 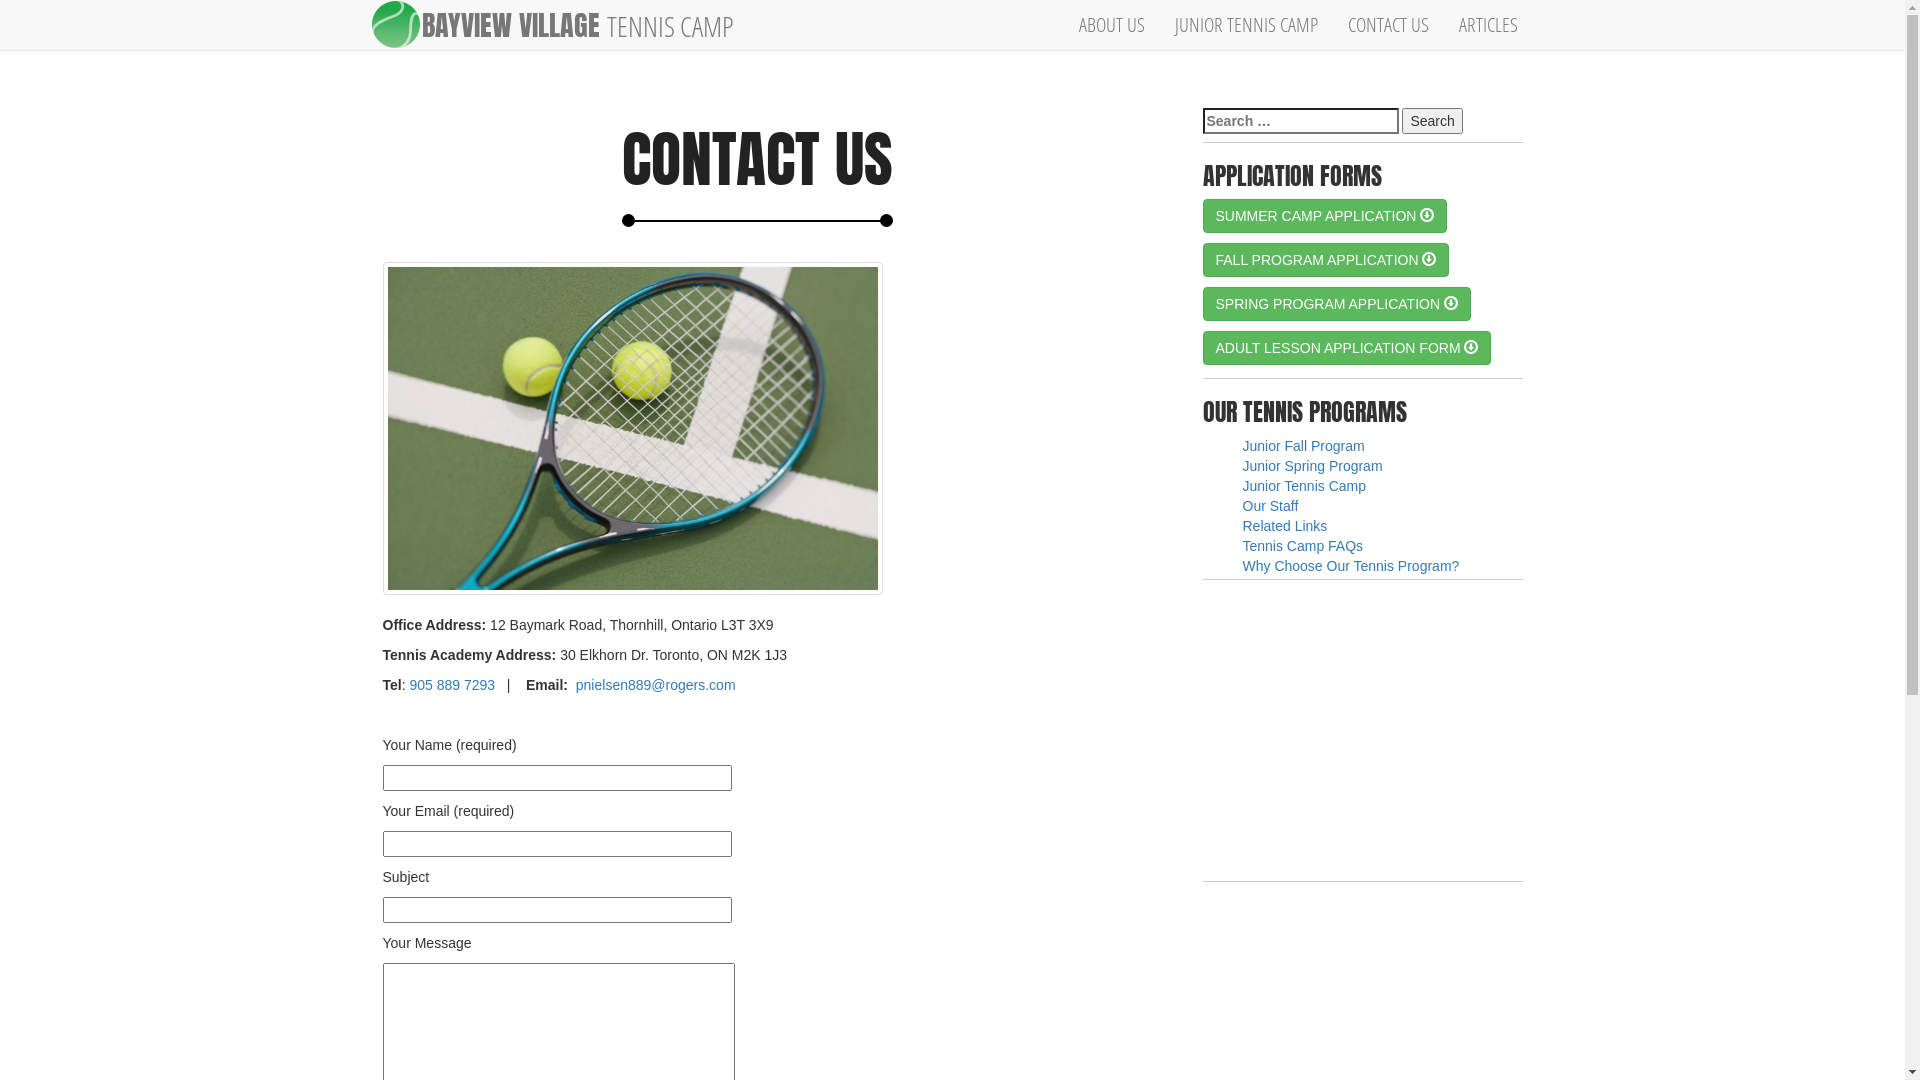 I want to click on 'Junior Fall Program', so click(x=1241, y=445).